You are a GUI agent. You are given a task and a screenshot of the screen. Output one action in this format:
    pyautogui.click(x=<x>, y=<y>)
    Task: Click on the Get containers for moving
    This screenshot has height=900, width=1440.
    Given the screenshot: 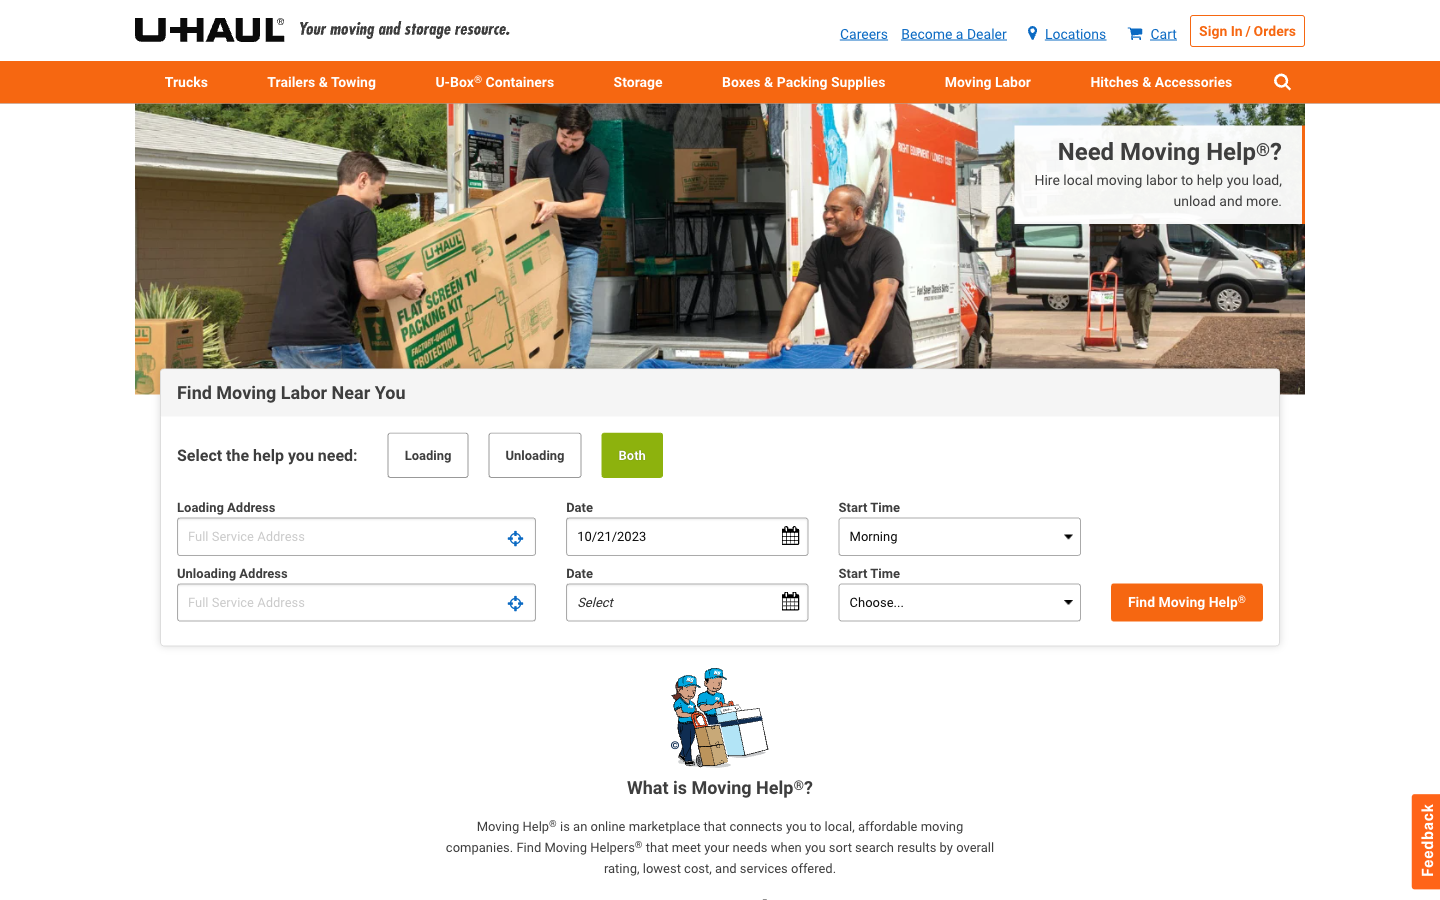 What is the action you would take?
    pyautogui.click(x=494, y=80)
    